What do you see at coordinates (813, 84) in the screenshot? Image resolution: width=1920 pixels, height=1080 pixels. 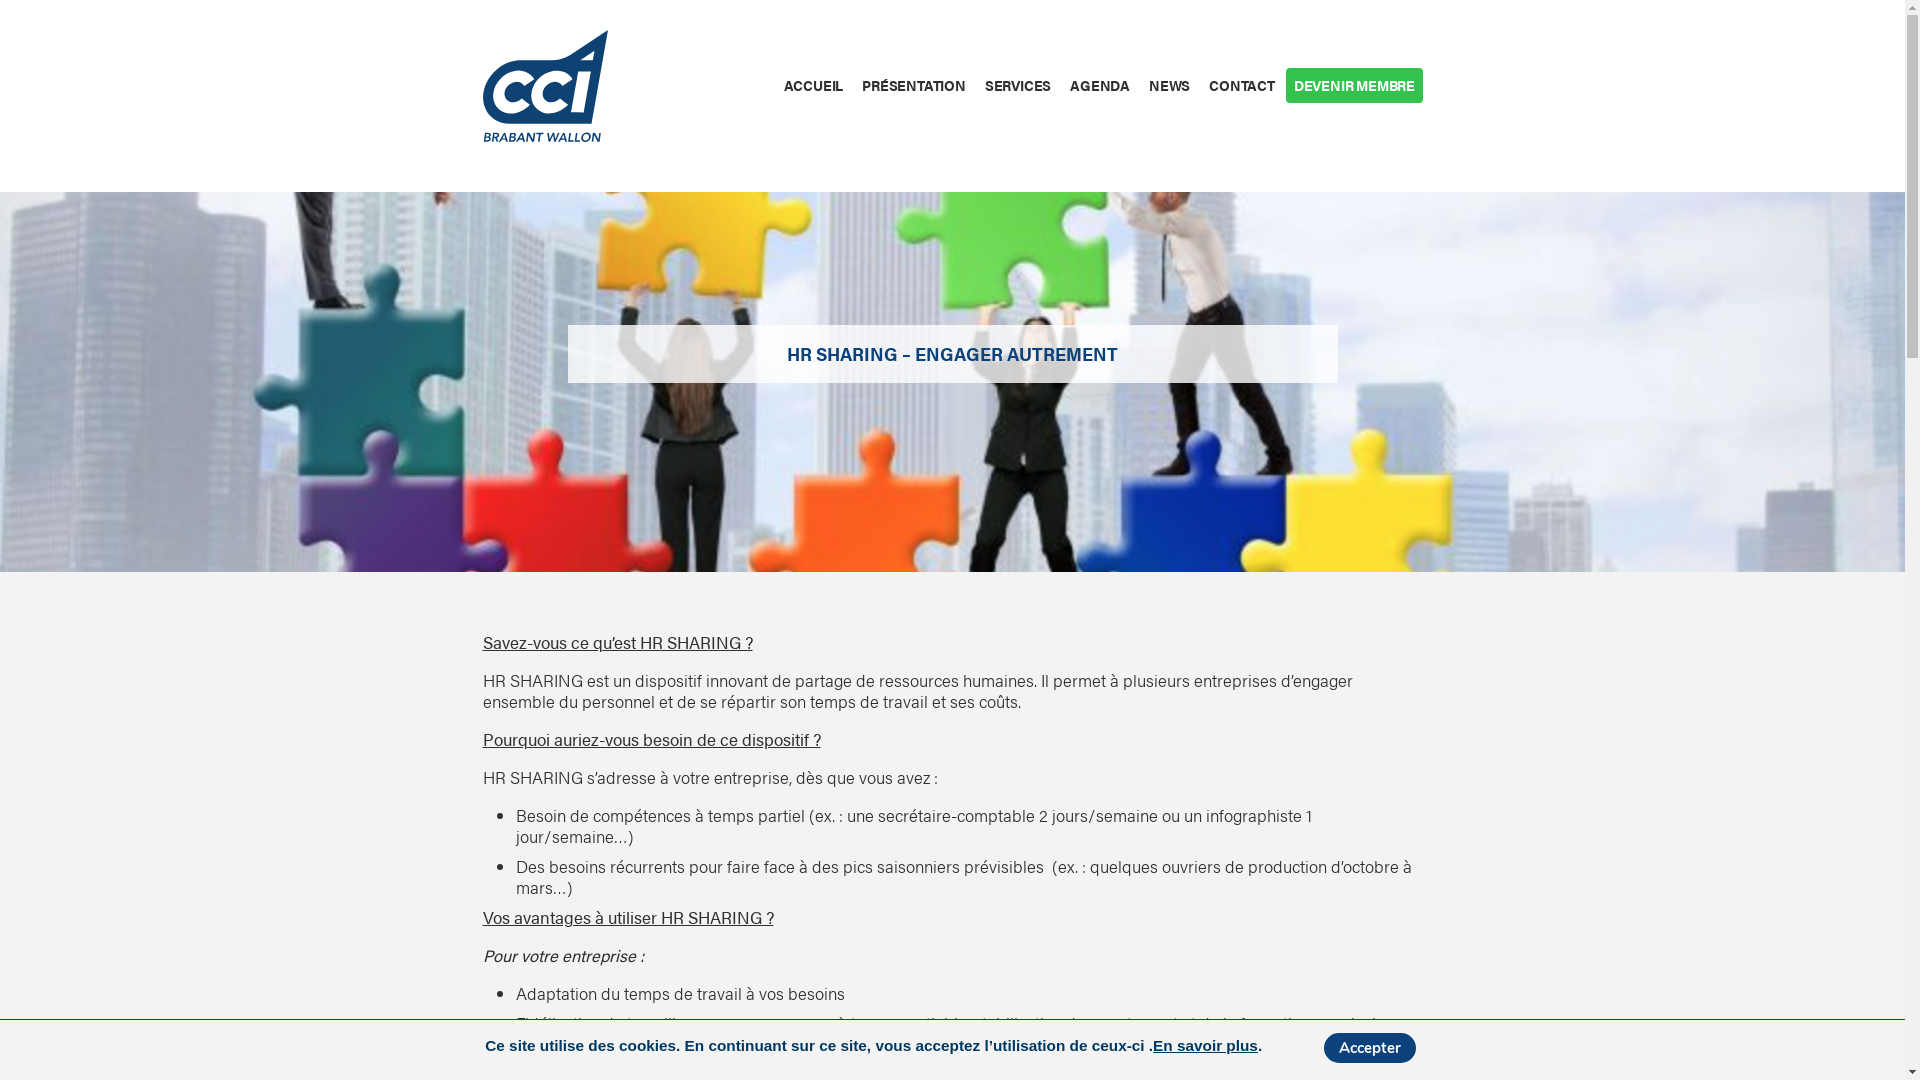 I see `'ACCUEIL'` at bounding box center [813, 84].